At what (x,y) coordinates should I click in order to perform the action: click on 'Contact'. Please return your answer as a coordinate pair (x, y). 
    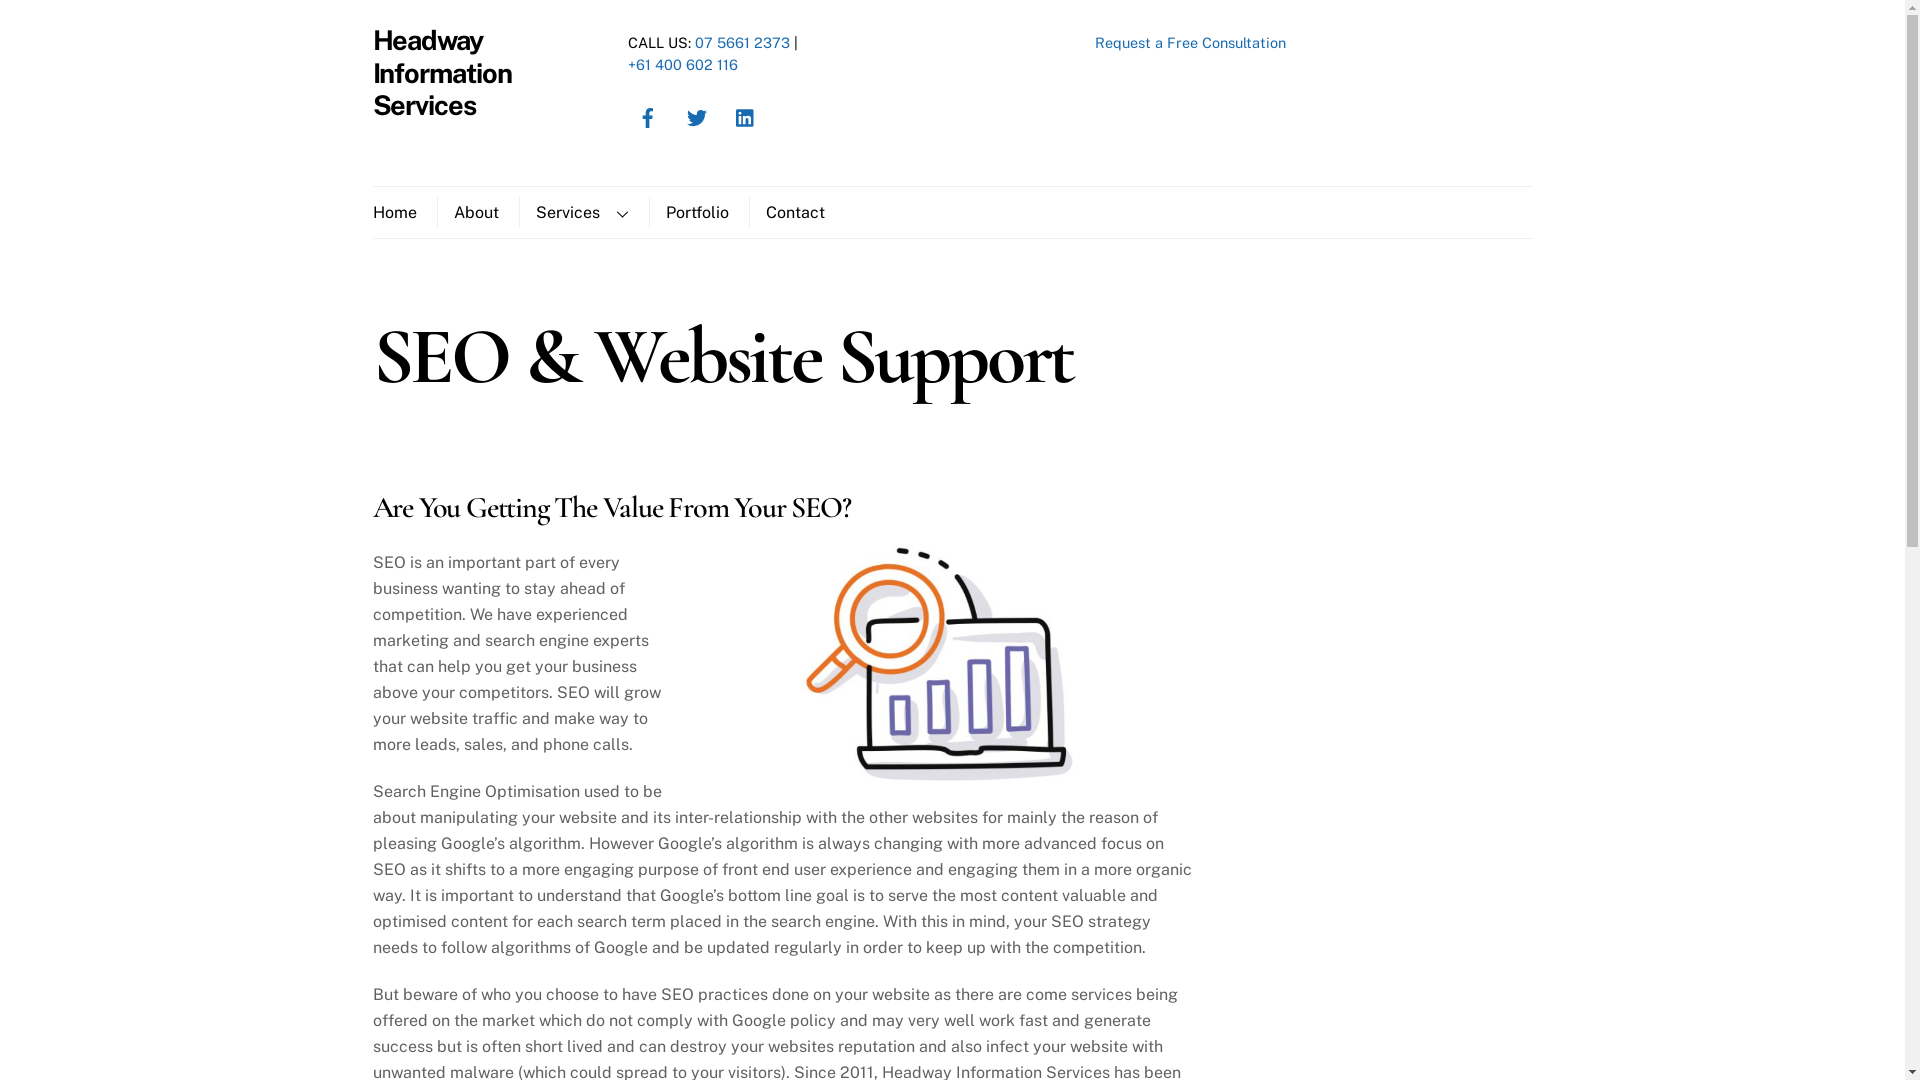
    Looking at the image, I should click on (792, 212).